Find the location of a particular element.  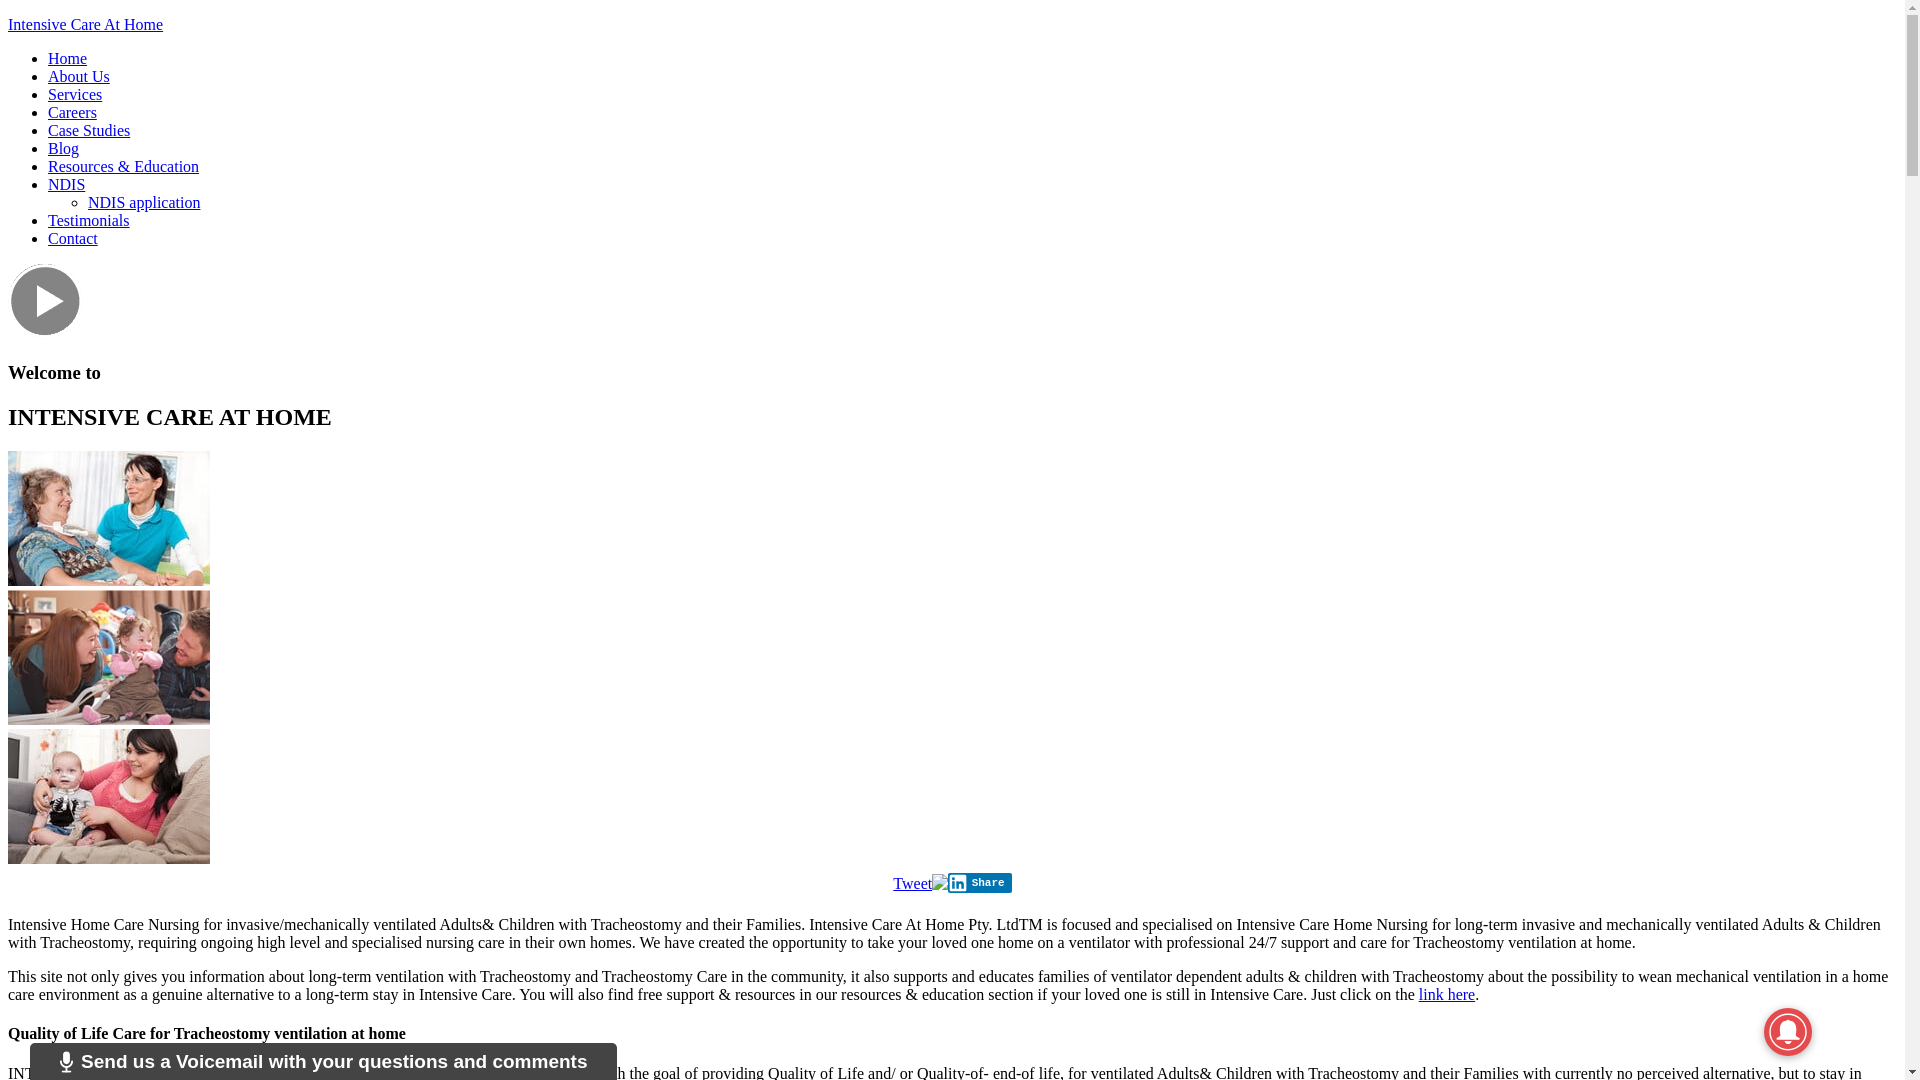

'About Us' is located at coordinates (48, 75).